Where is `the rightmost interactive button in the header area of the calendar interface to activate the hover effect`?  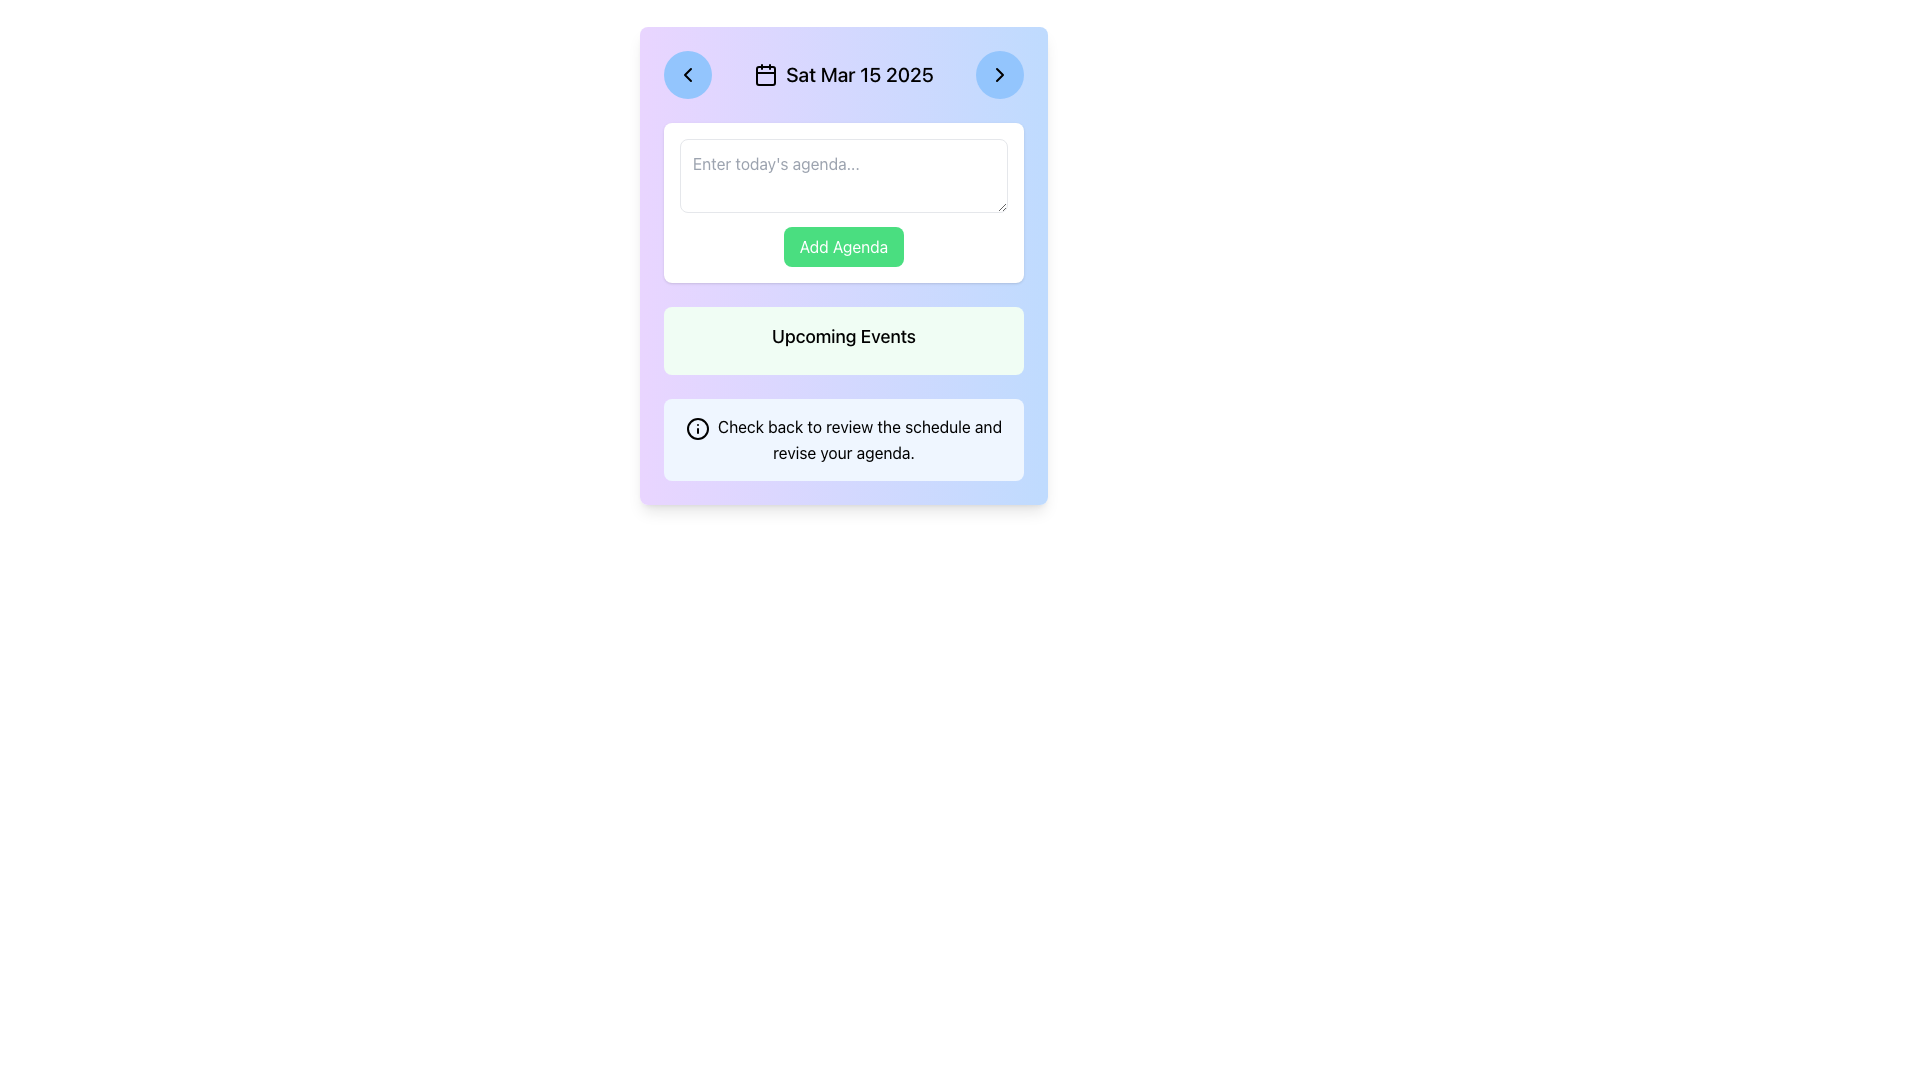
the rightmost interactive button in the header area of the calendar interface to activate the hover effect is located at coordinates (999, 73).